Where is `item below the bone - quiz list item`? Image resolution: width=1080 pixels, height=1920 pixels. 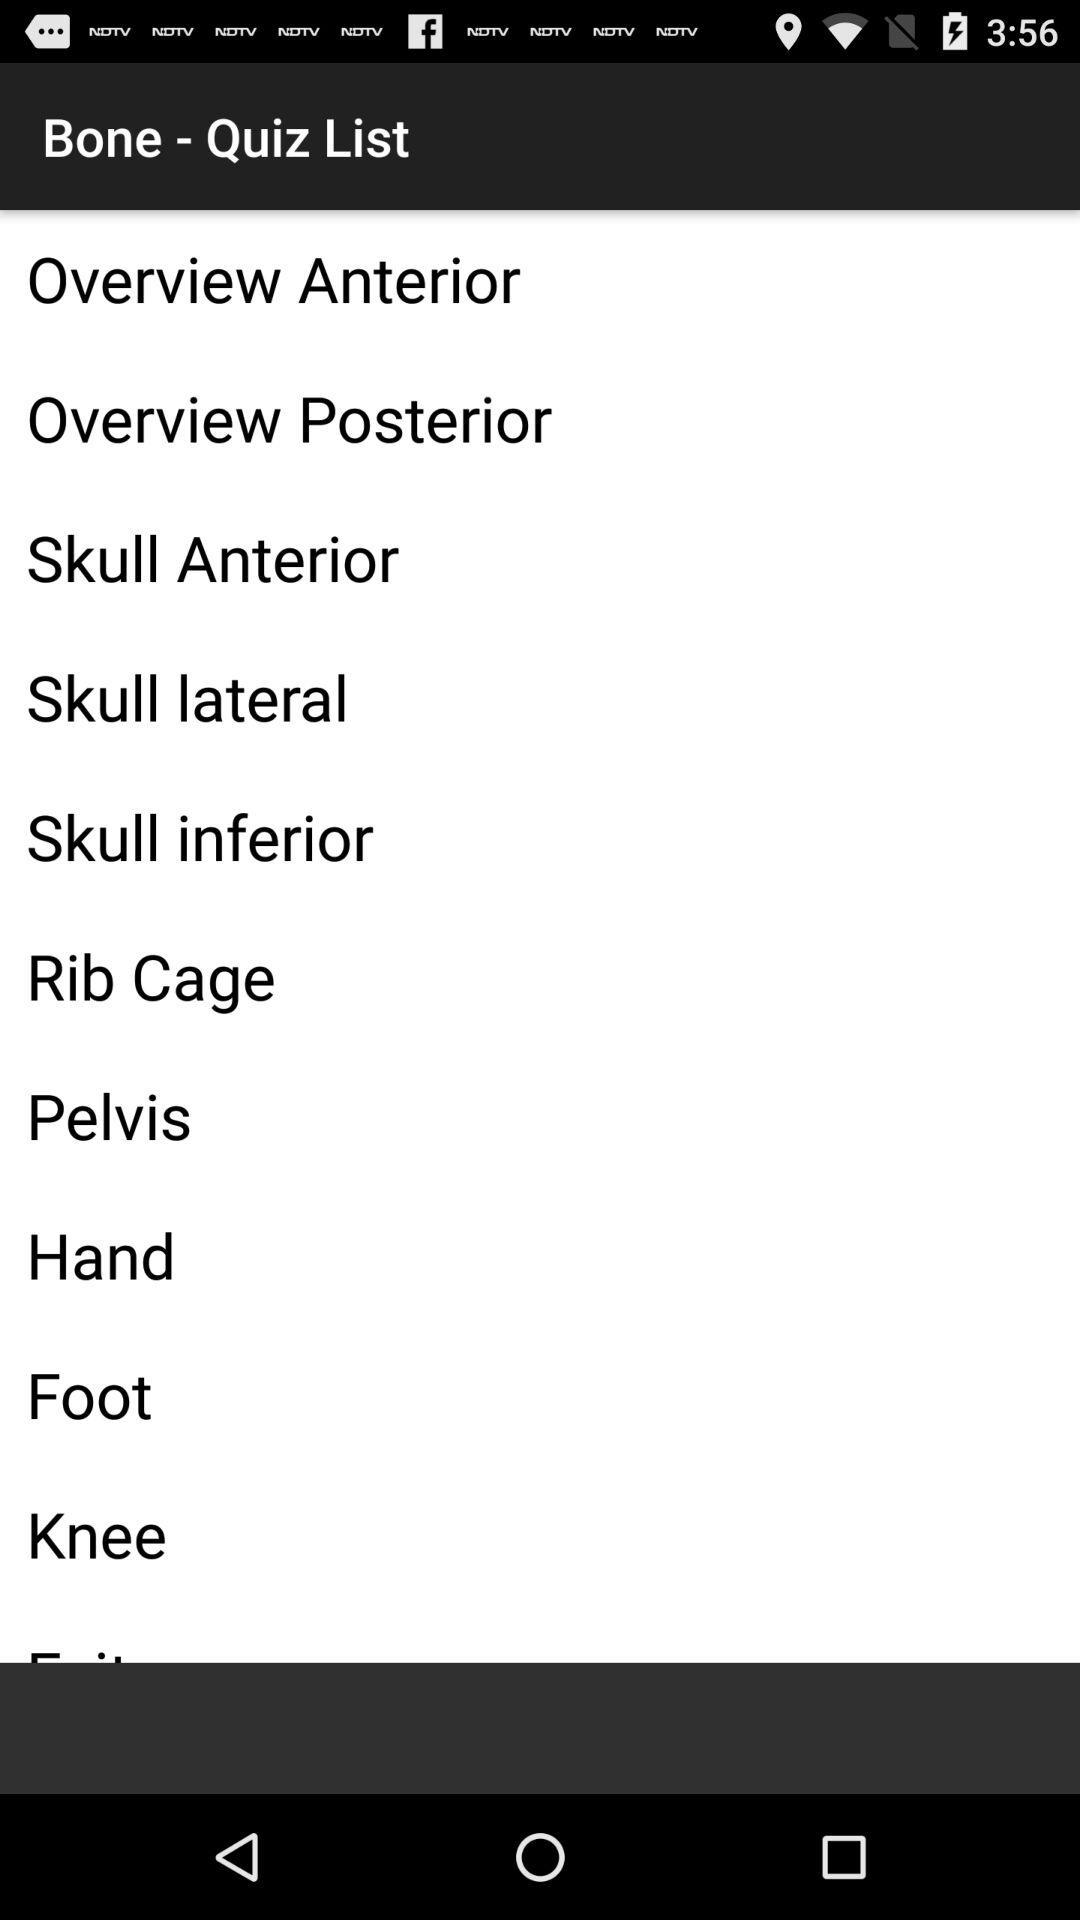 item below the bone - quiz list item is located at coordinates (540, 277).